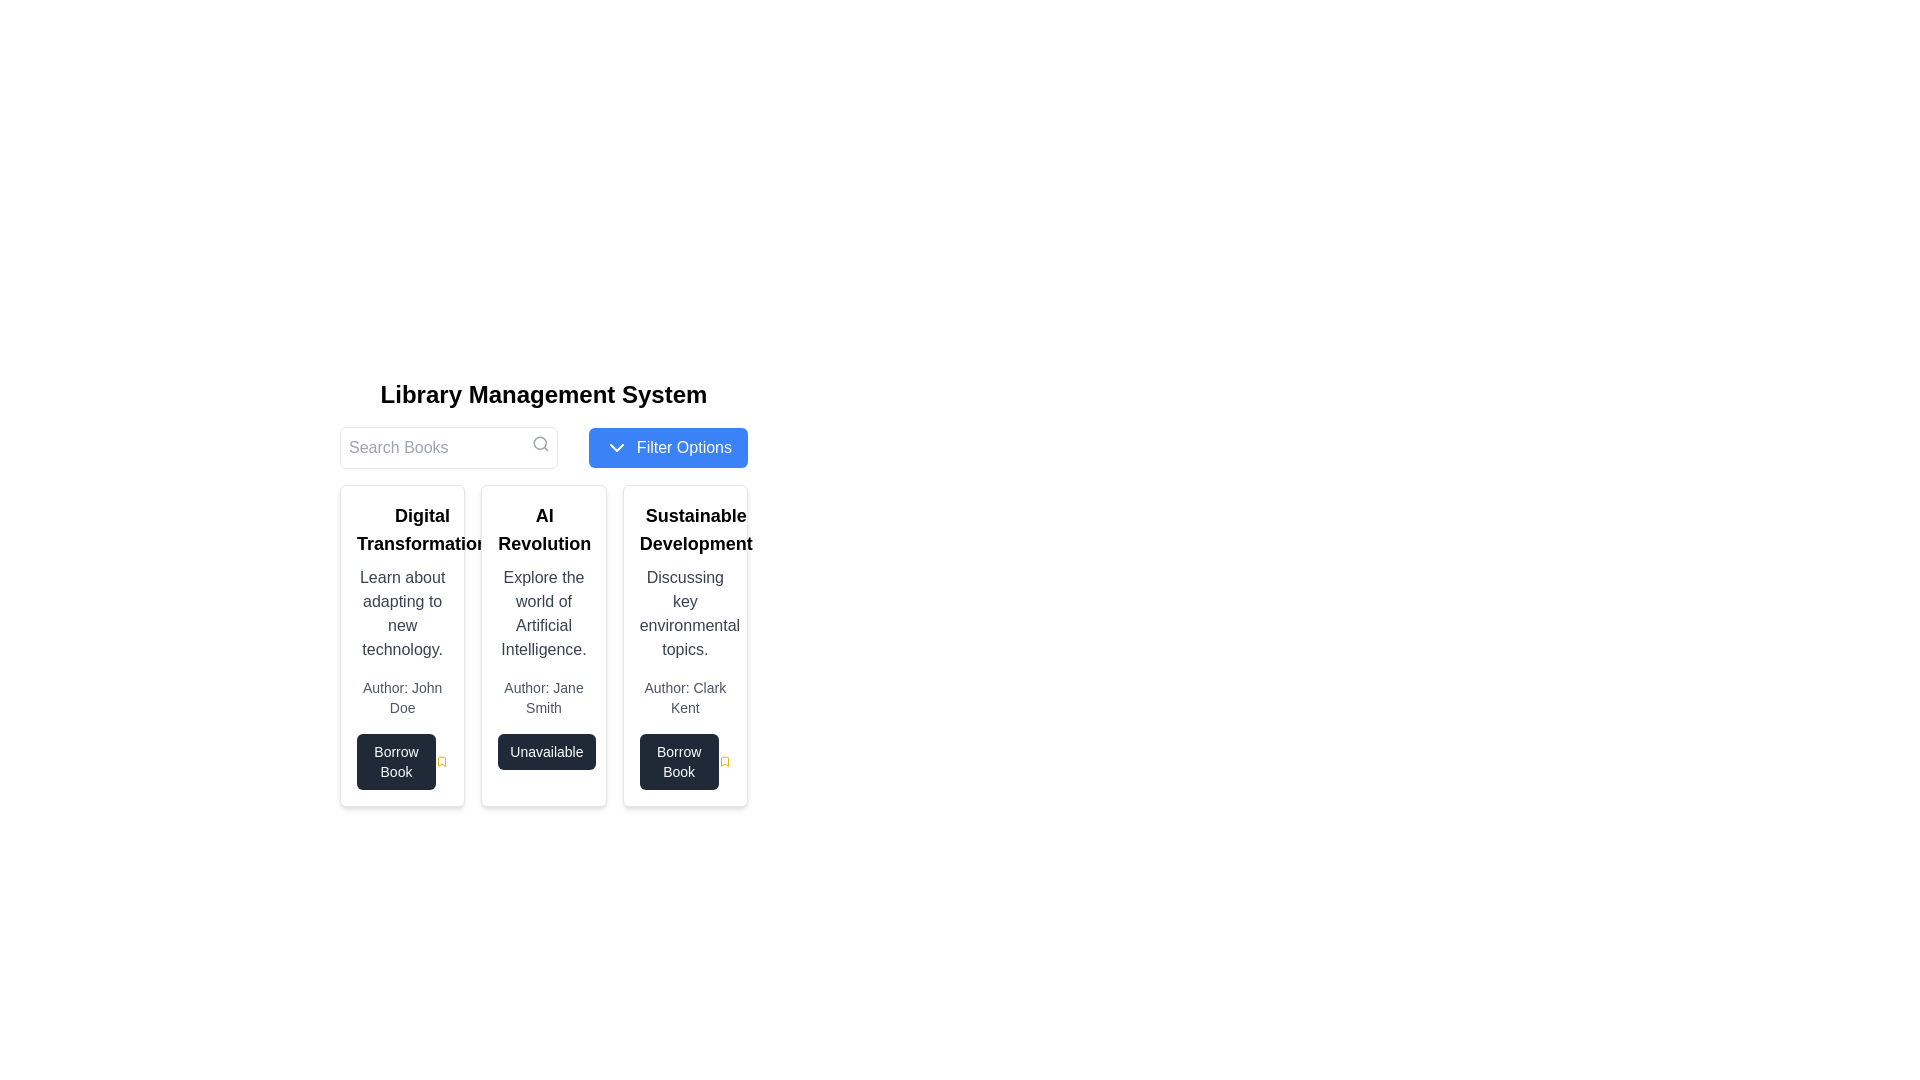 The image size is (1920, 1080). Describe the element at coordinates (685, 697) in the screenshot. I see `the Text Label displaying 'Author: Clark Kent' located in the third card under 'Sustainable Development', positioned below the description text and above the 'Borrow Book' button` at that location.